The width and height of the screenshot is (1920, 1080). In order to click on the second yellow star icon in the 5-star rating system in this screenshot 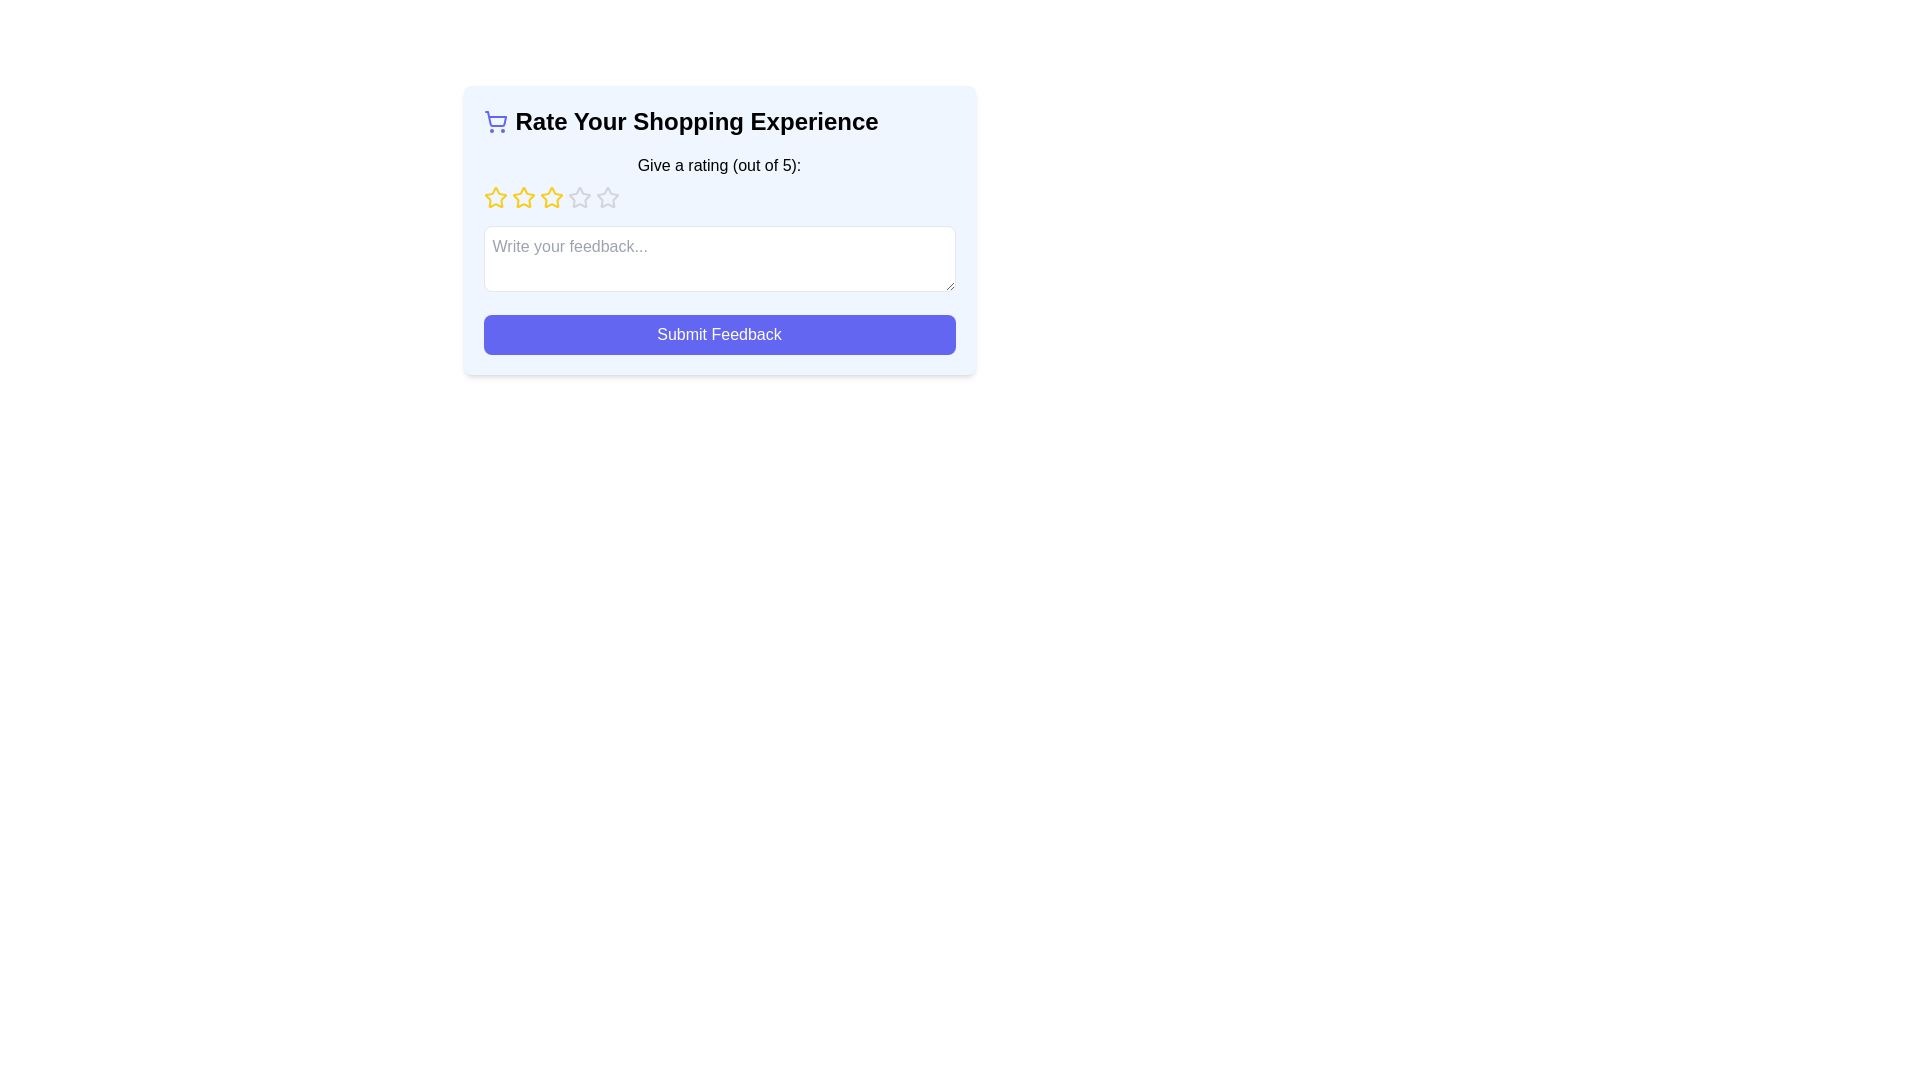, I will do `click(523, 197)`.